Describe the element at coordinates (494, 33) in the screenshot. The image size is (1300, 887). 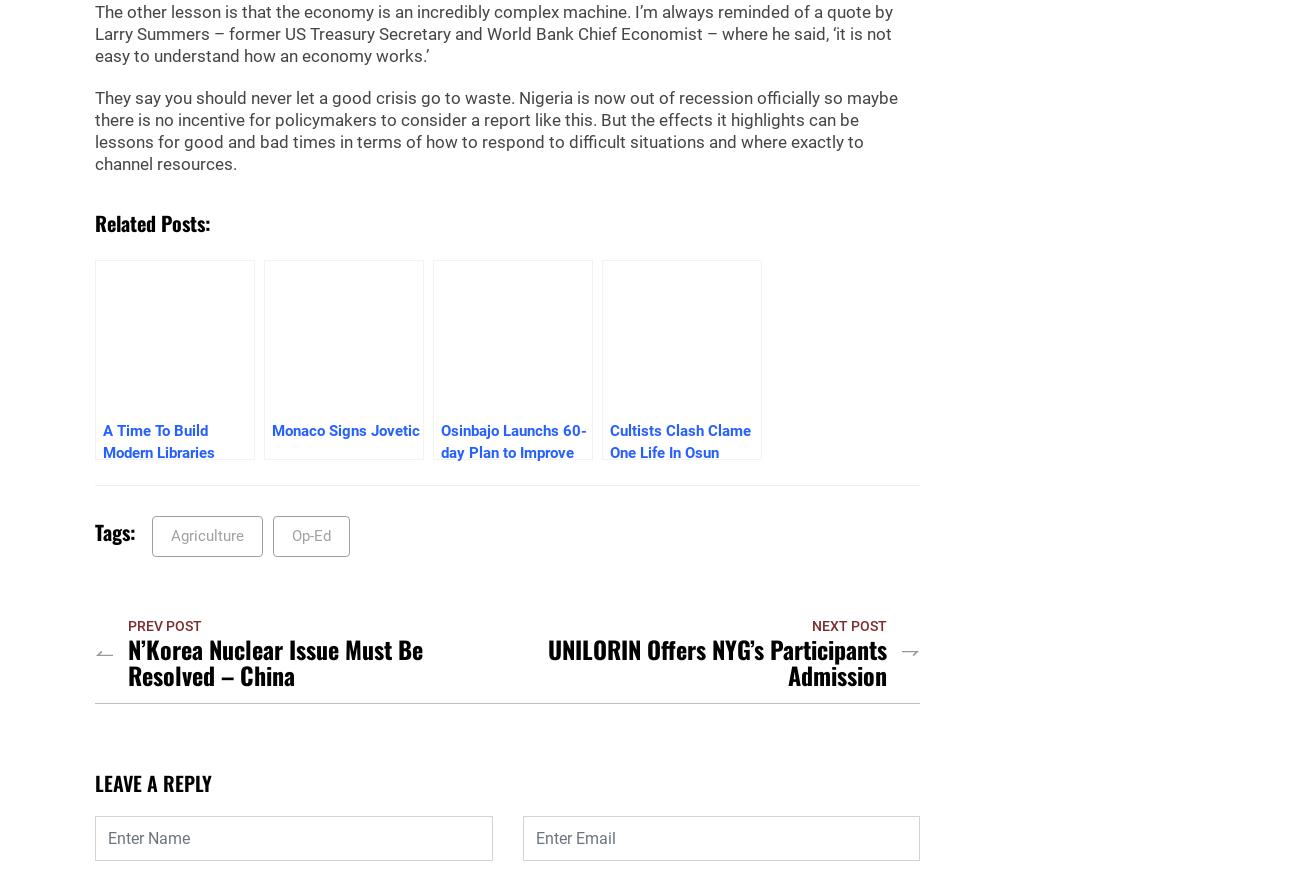
I see `'The other lesson is that the economy is an incredibly complex machine. I’m always reminded of a quote by Larry Summers – former US Treasury Secretary and World Bank Chief Economist – where he said, ‘it is not easy to understand how an economy works.’'` at that location.